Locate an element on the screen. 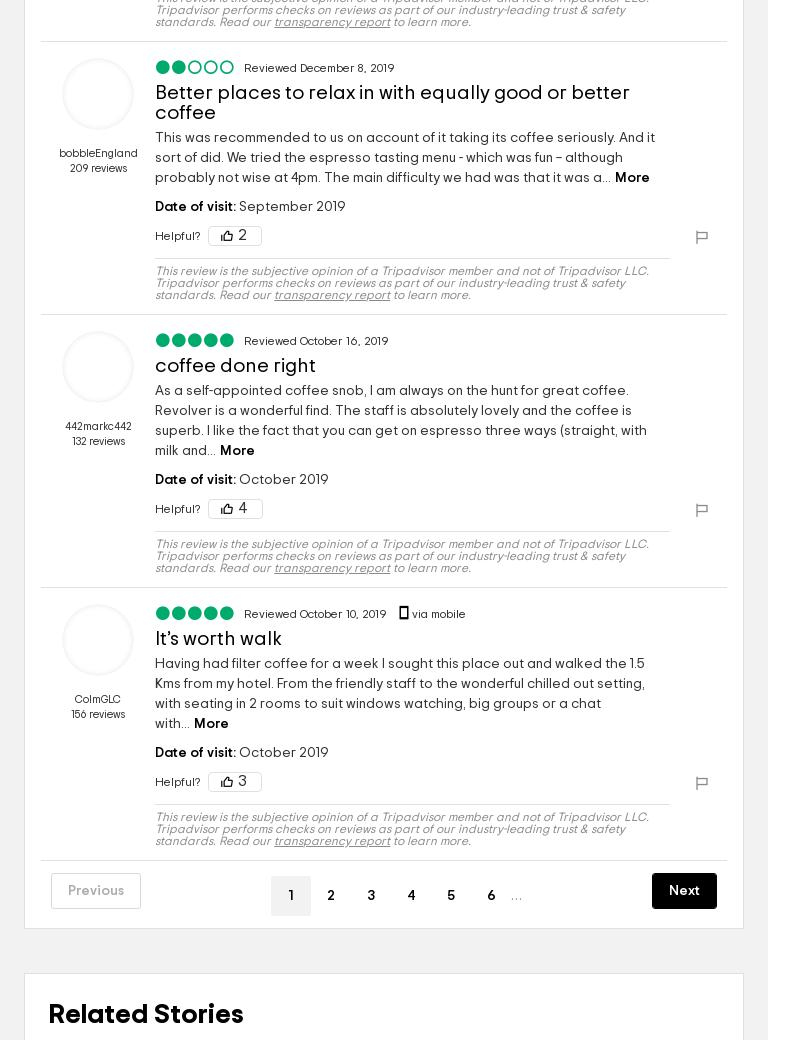 This screenshot has height=1040, width=805. 'Better places to relax in with equally good or better coffee' is located at coordinates (392, 101).